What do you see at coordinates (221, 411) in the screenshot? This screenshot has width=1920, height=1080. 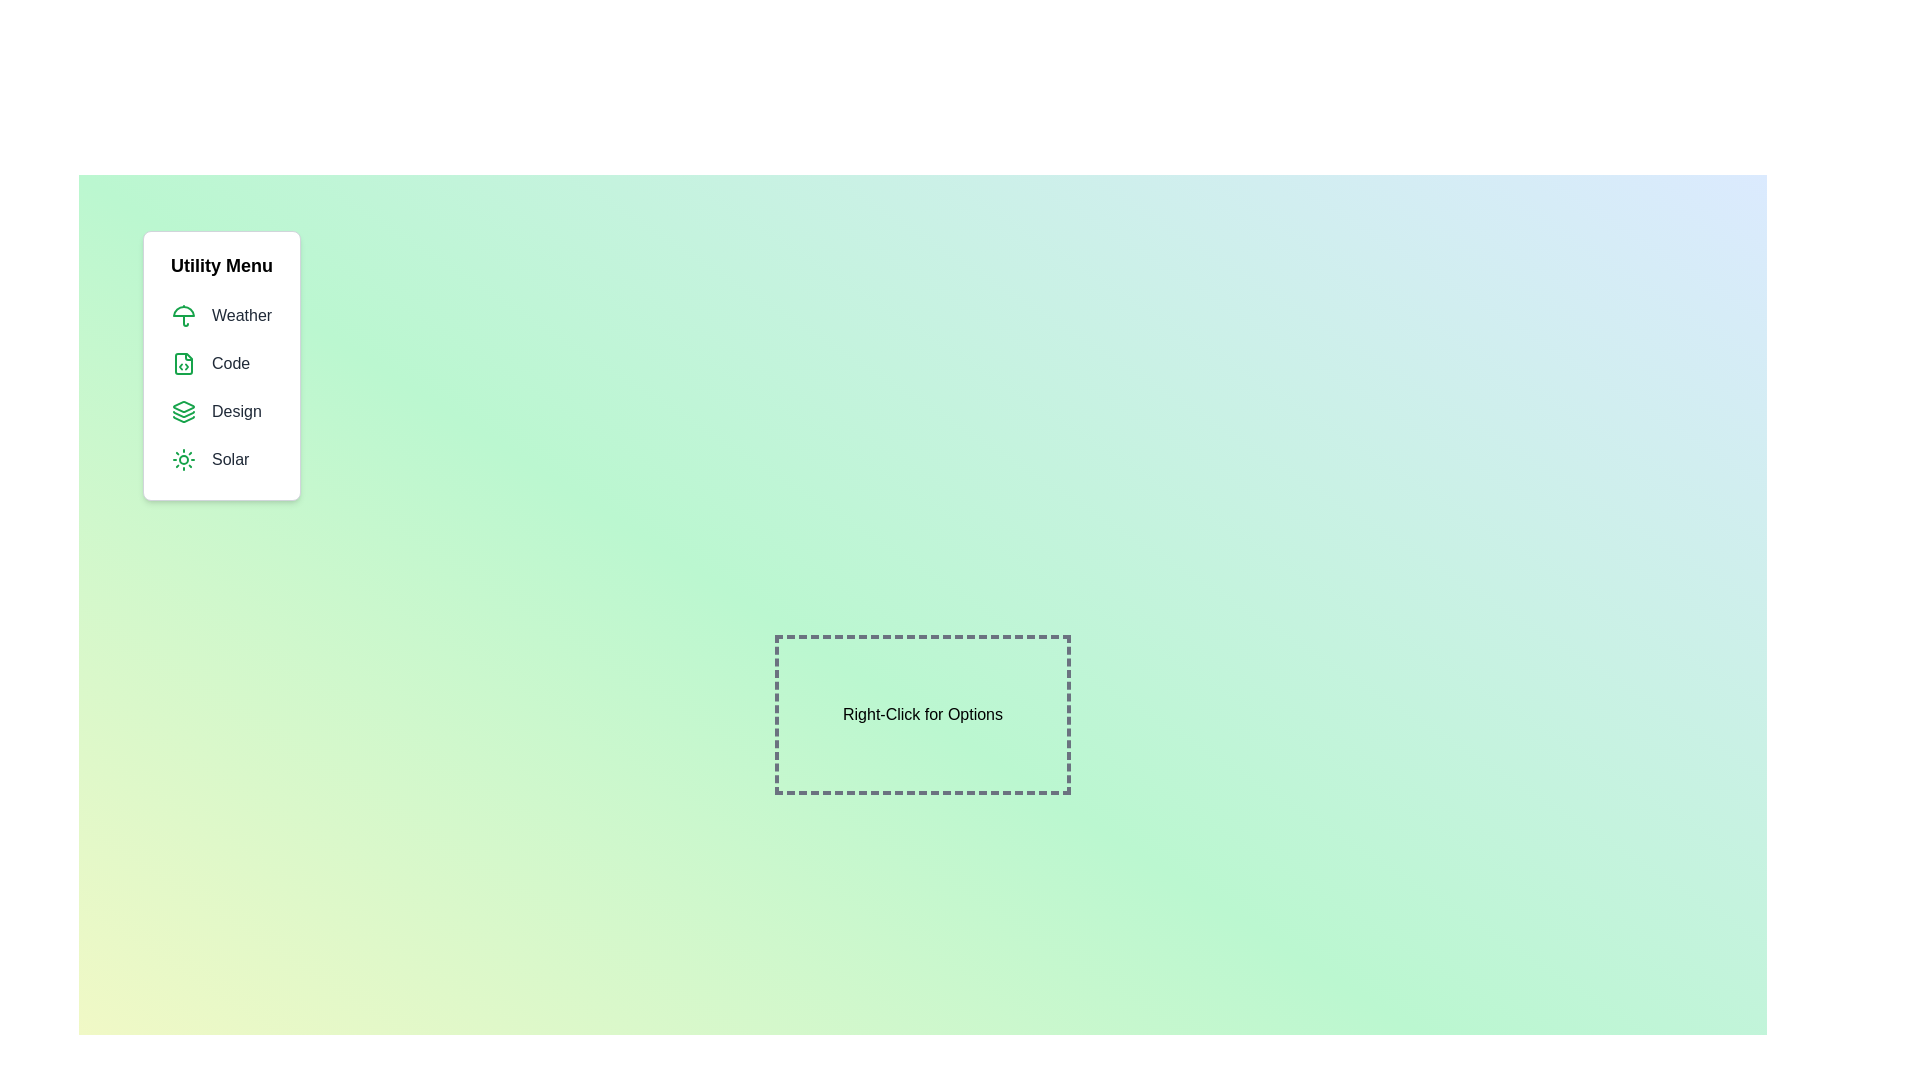 I see `the menu item Design to observe the hover effect` at bounding box center [221, 411].